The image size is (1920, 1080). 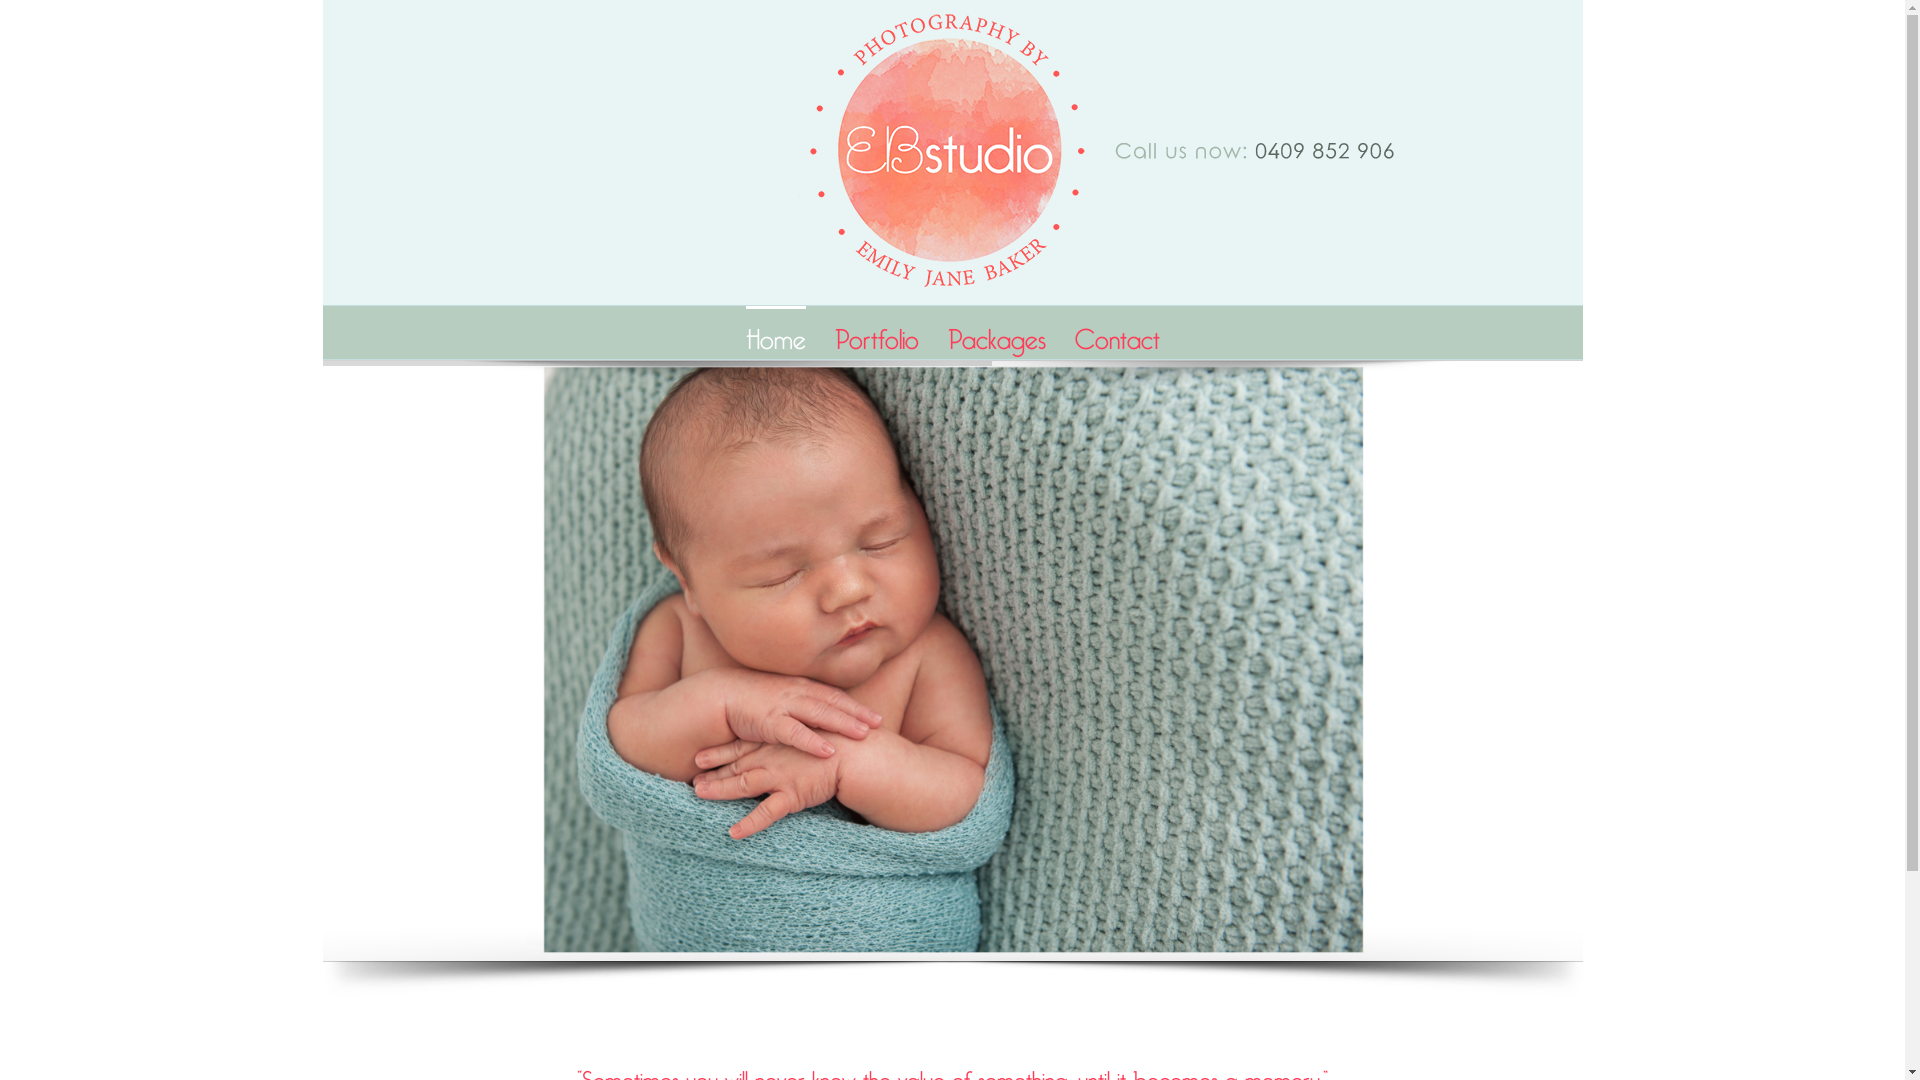 What do you see at coordinates (997, 331) in the screenshot?
I see `'Packages'` at bounding box center [997, 331].